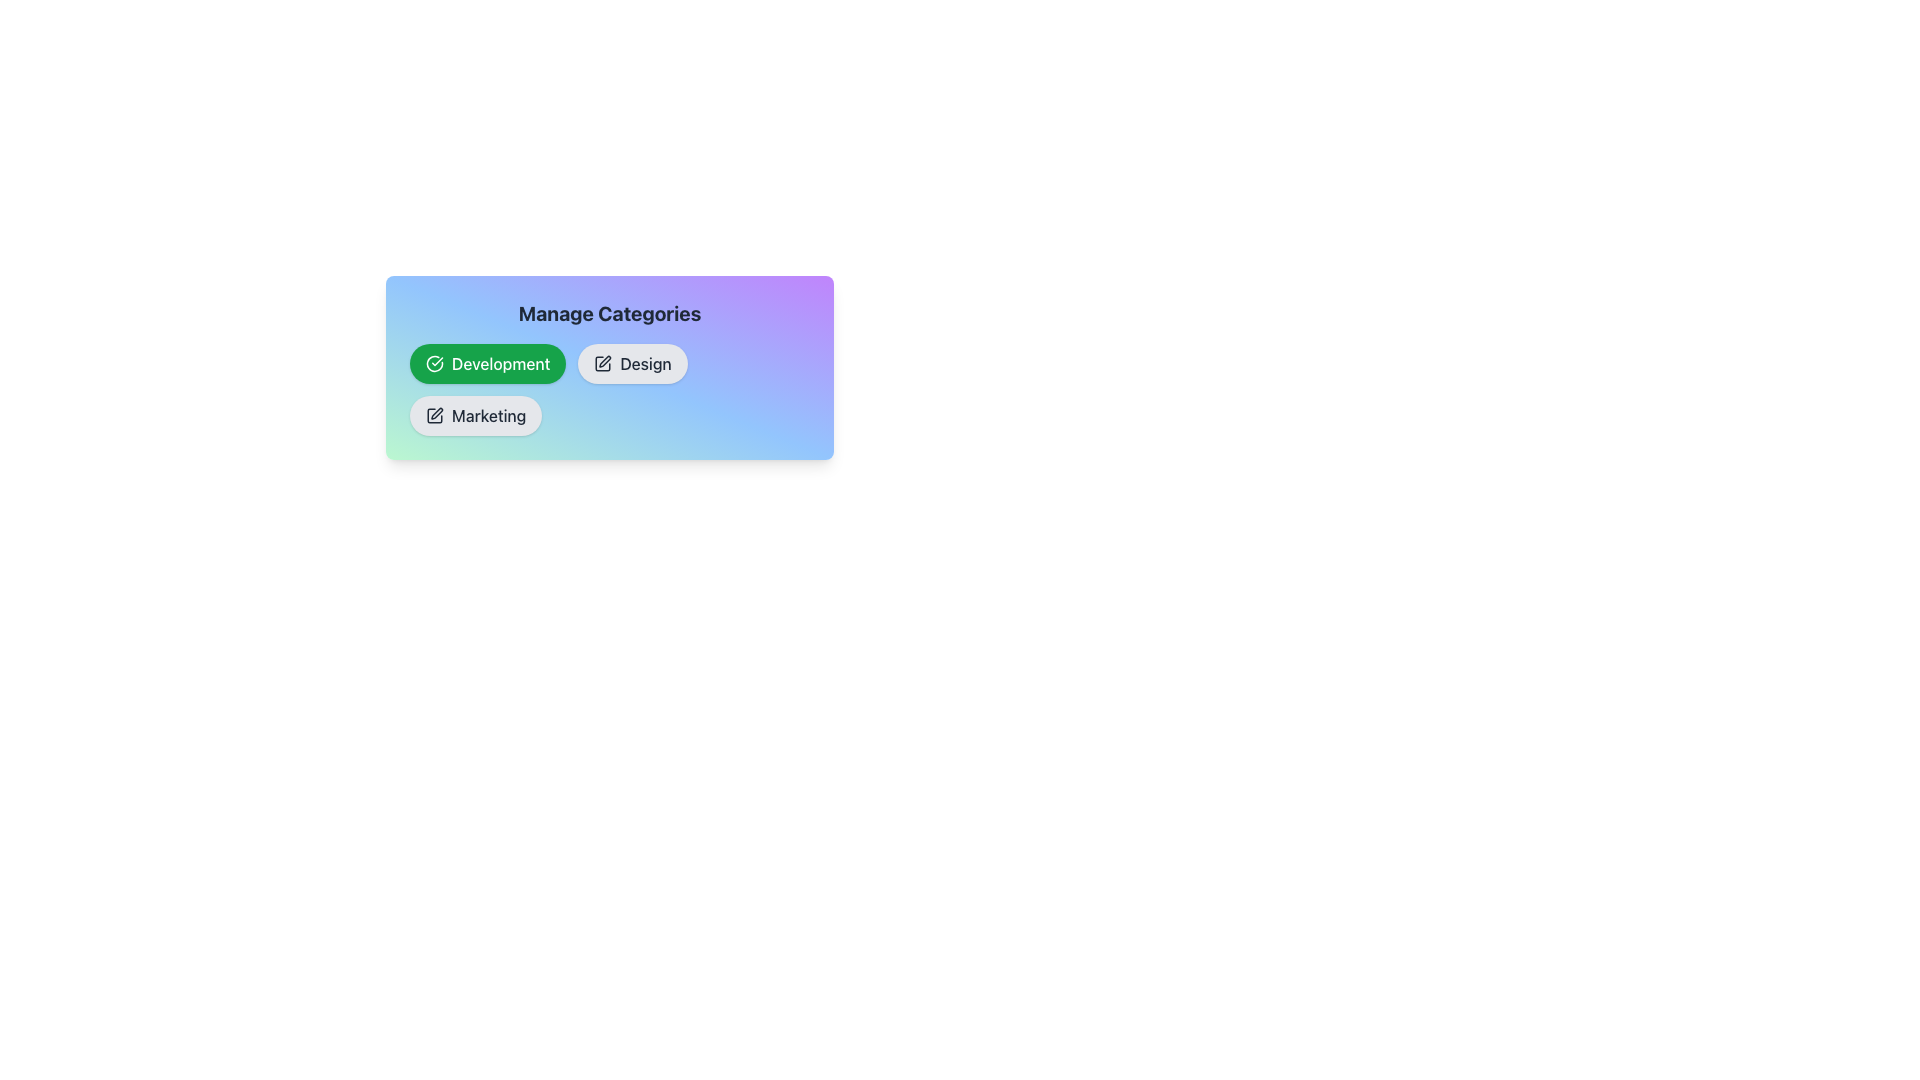 The image size is (1920, 1080). Describe the element at coordinates (488, 363) in the screenshot. I see `the leftmost button in the horizontal layout` at that location.